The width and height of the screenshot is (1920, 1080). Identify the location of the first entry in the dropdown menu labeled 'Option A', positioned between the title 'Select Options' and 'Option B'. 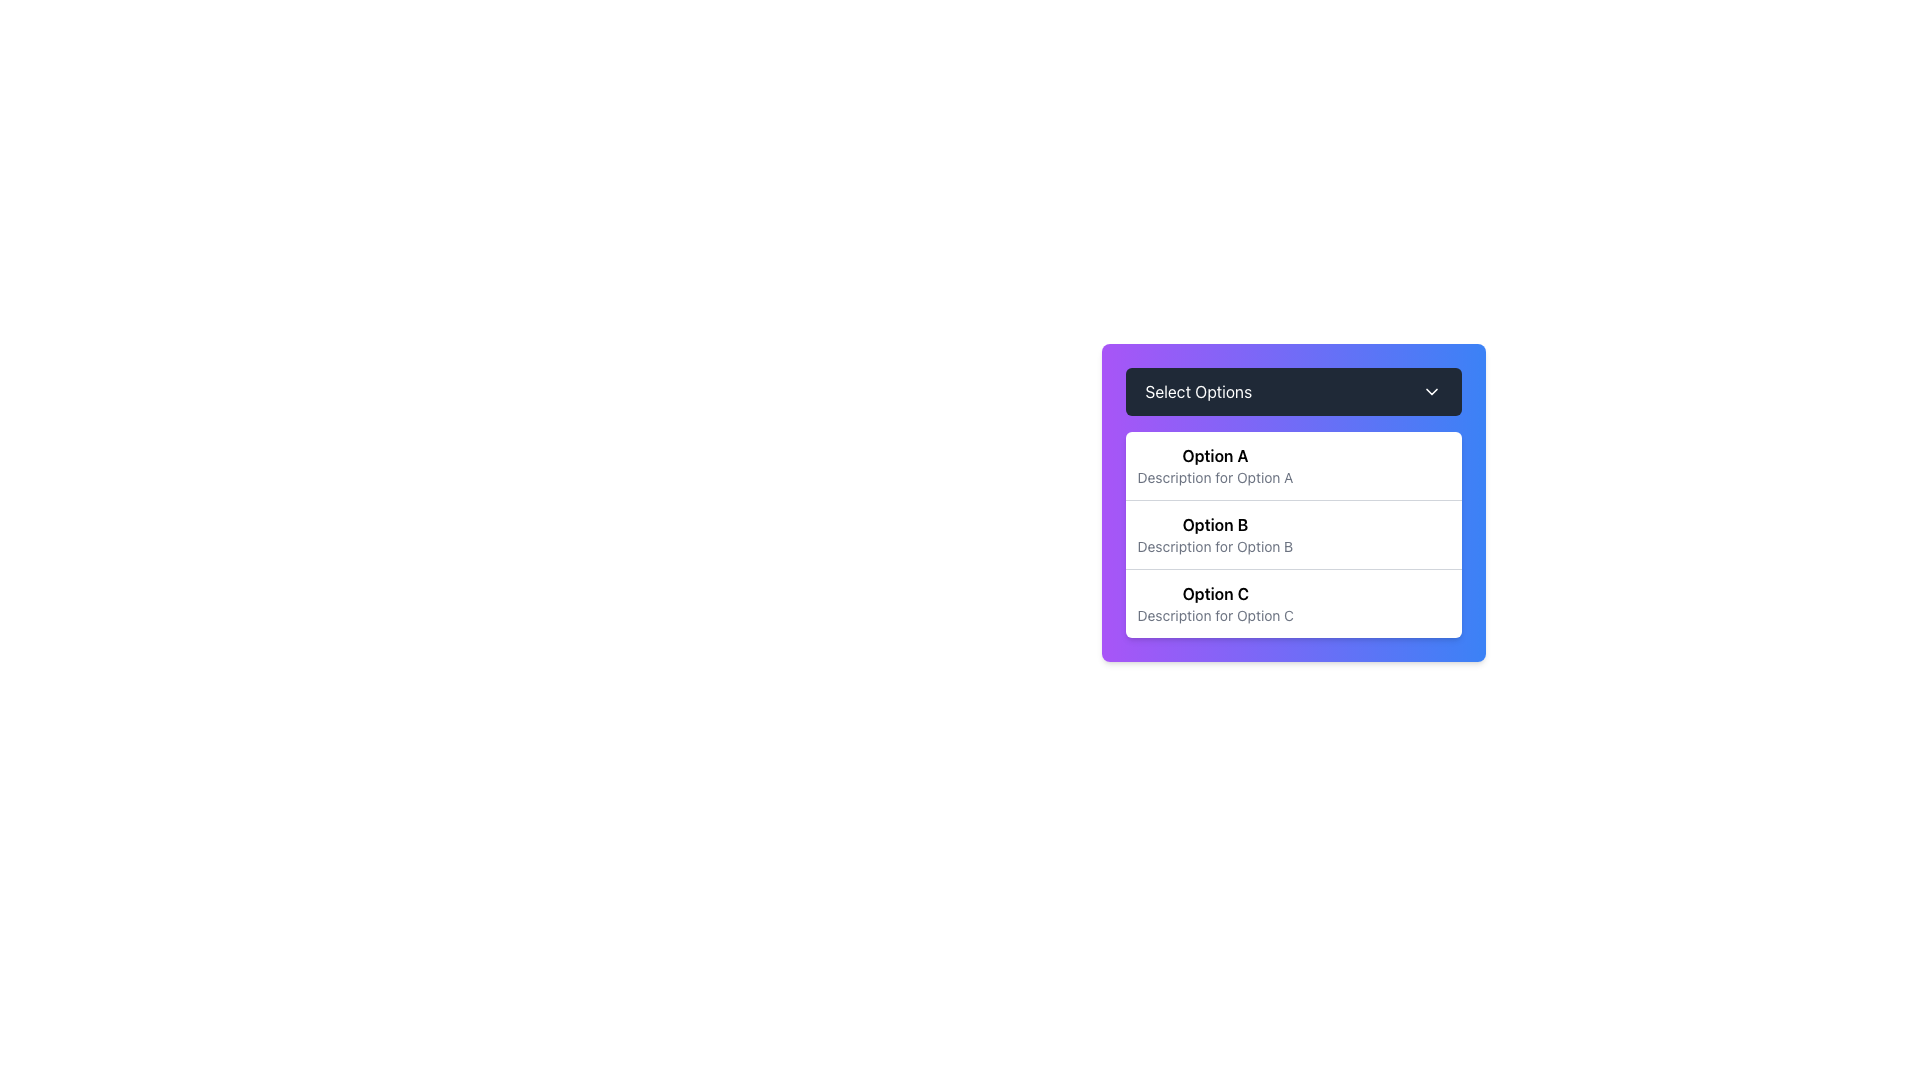
(1293, 466).